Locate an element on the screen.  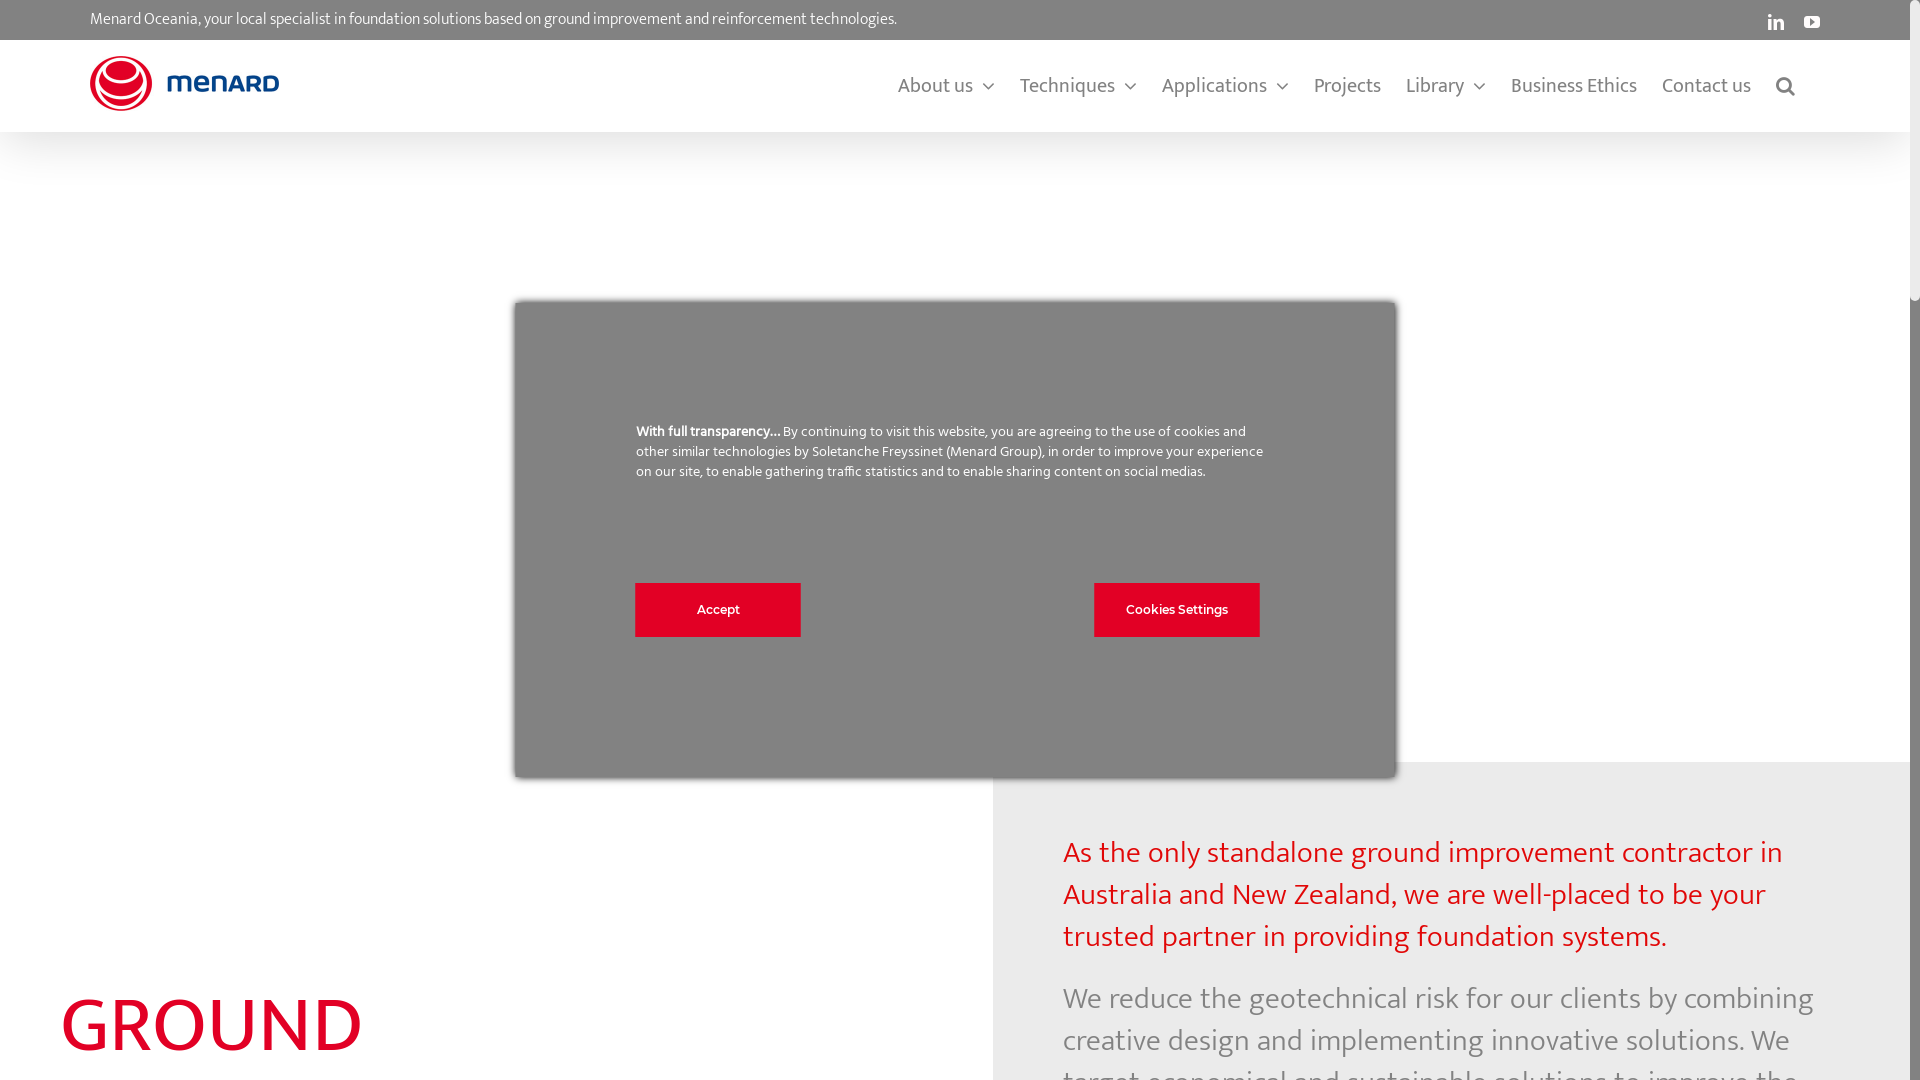
'LinkedIn' is located at coordinates (1776, 22).